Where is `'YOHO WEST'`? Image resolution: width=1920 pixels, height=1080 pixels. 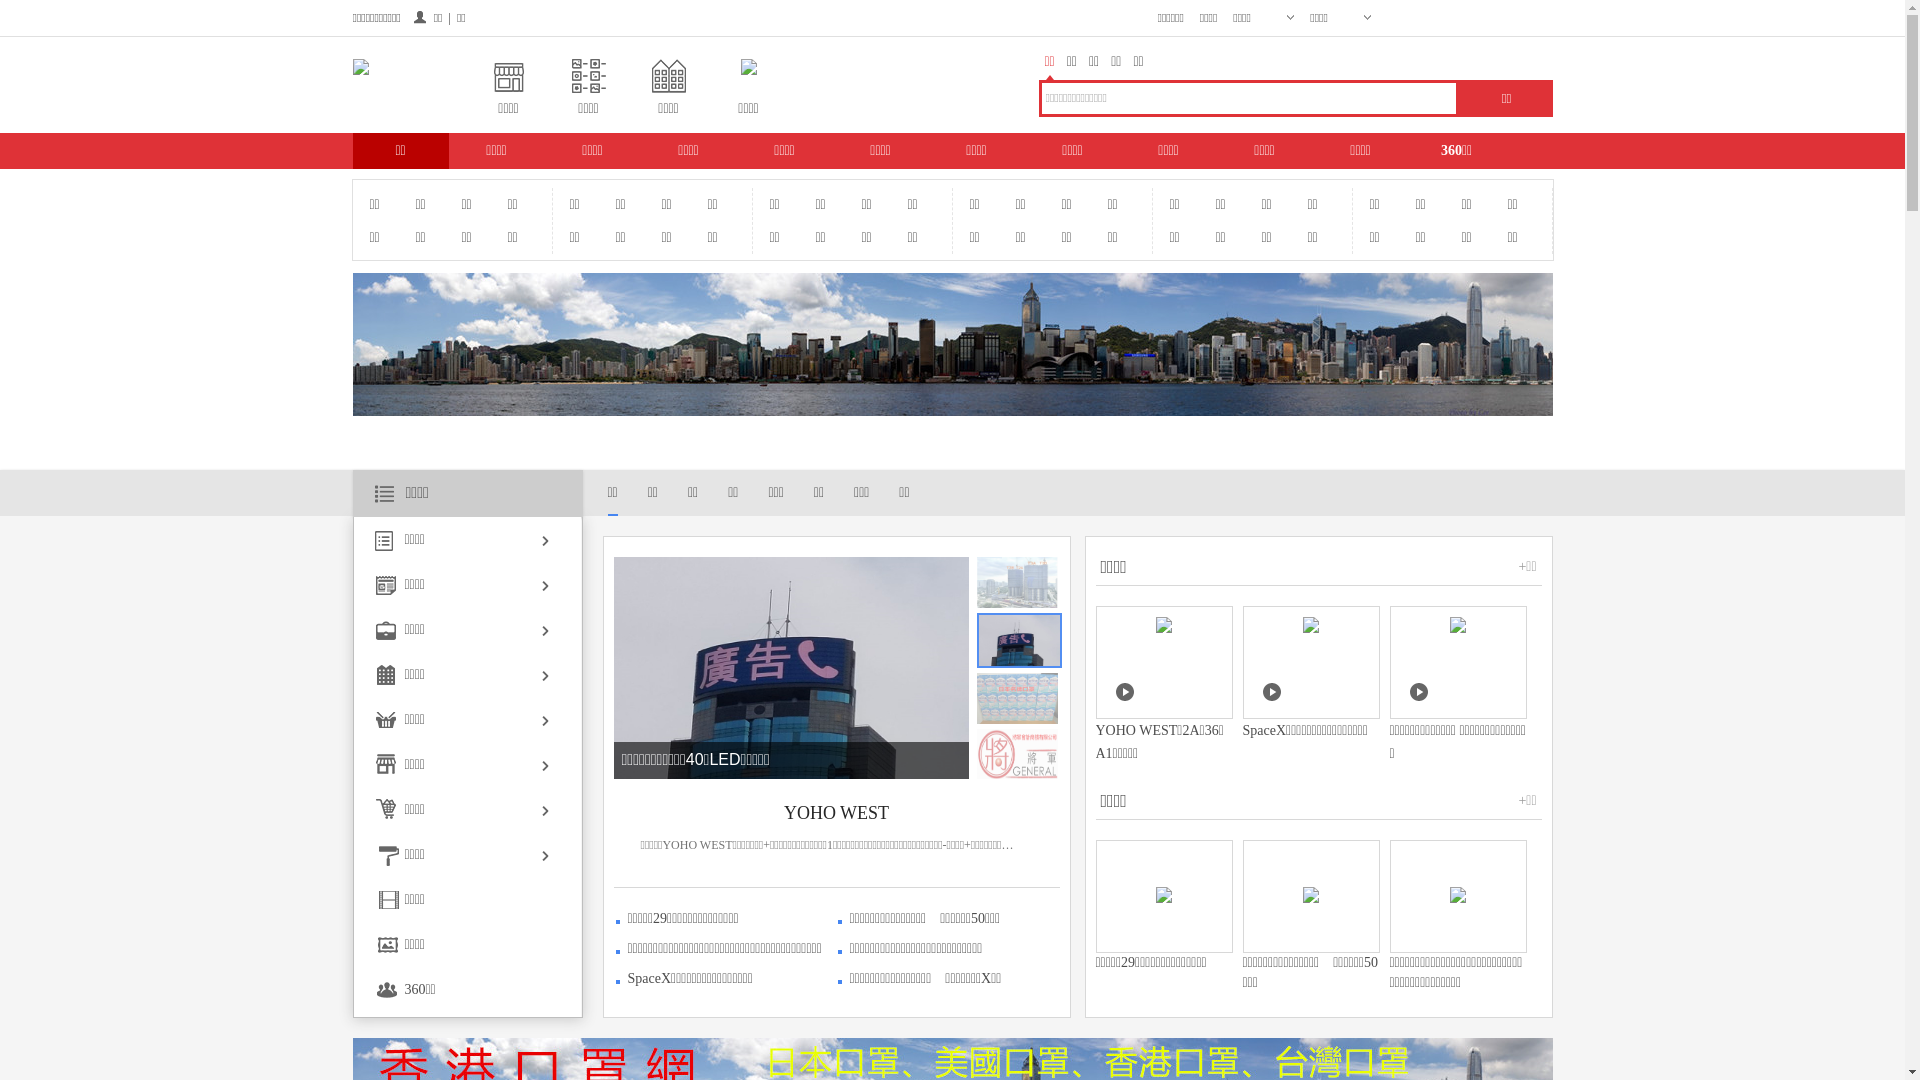 'YOHO WEST' is located at coordinates (836, 813).